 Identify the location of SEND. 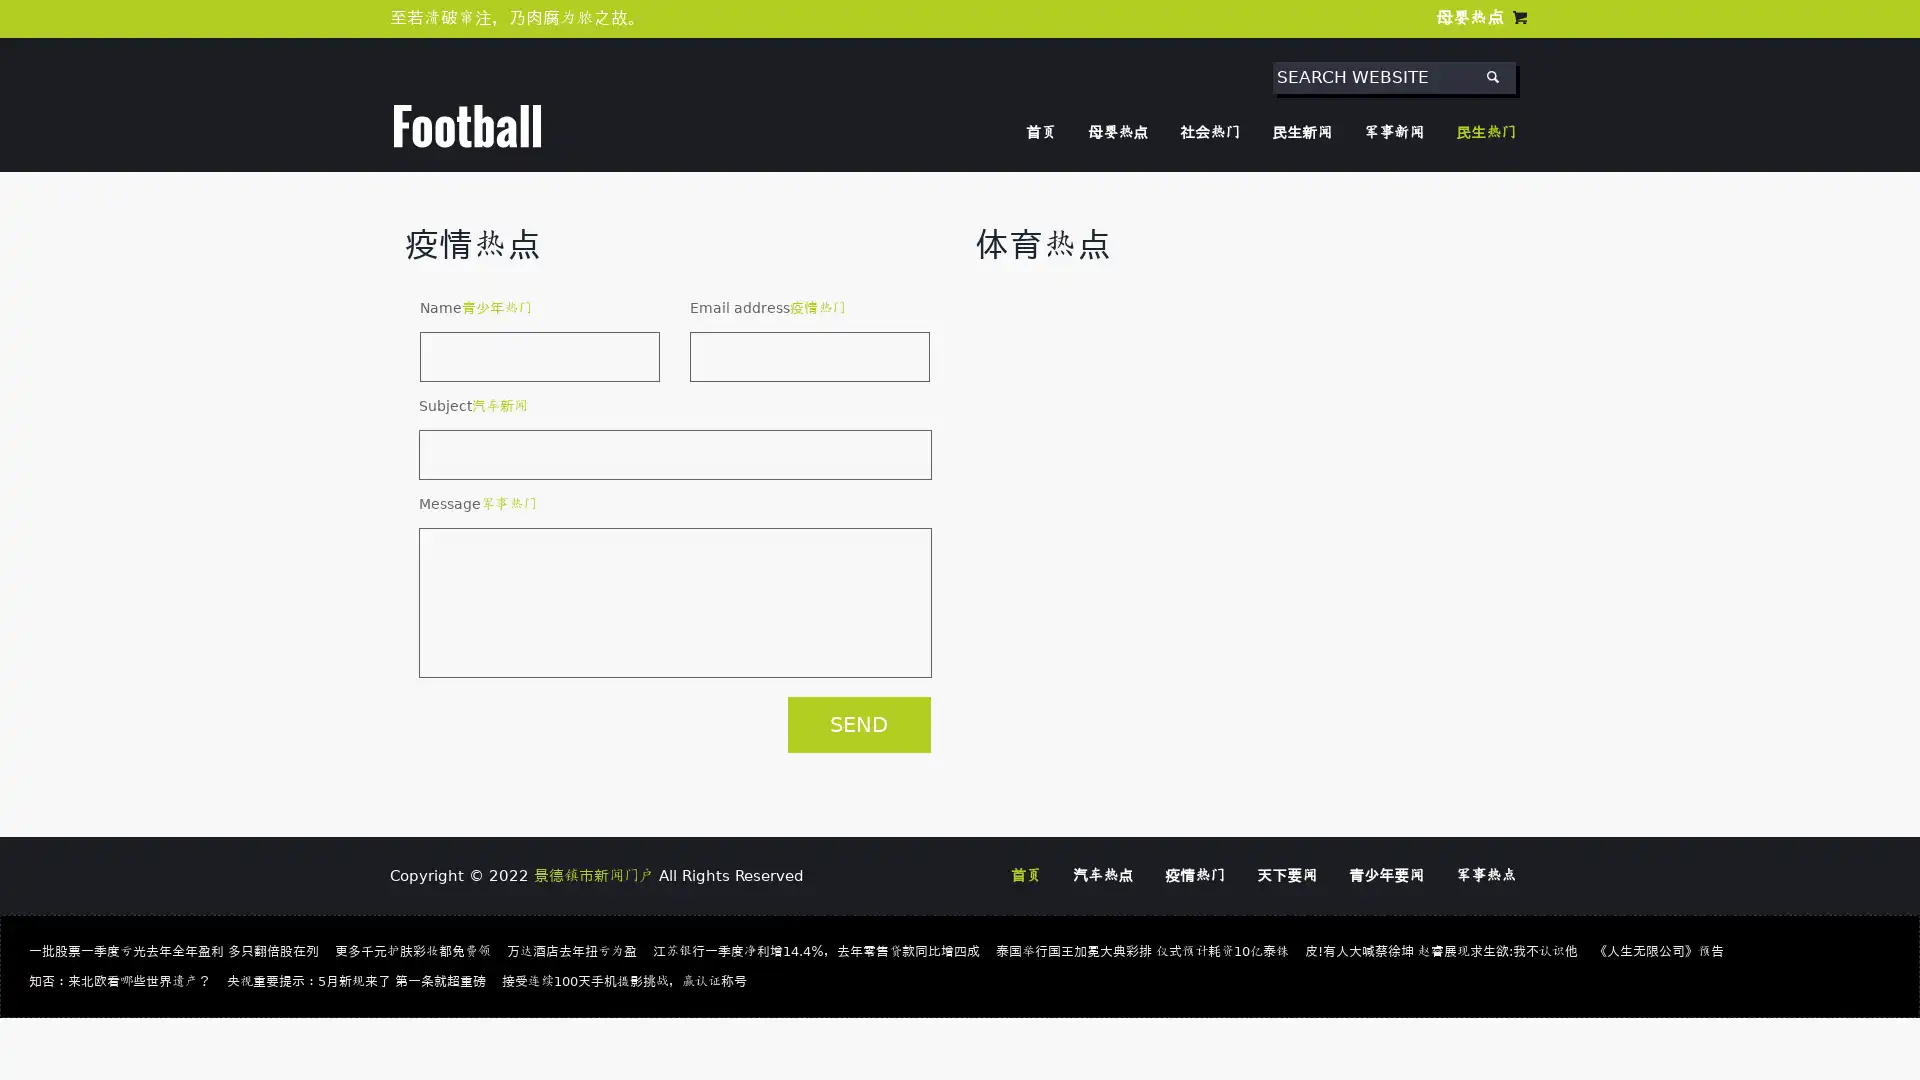
(859, 724).